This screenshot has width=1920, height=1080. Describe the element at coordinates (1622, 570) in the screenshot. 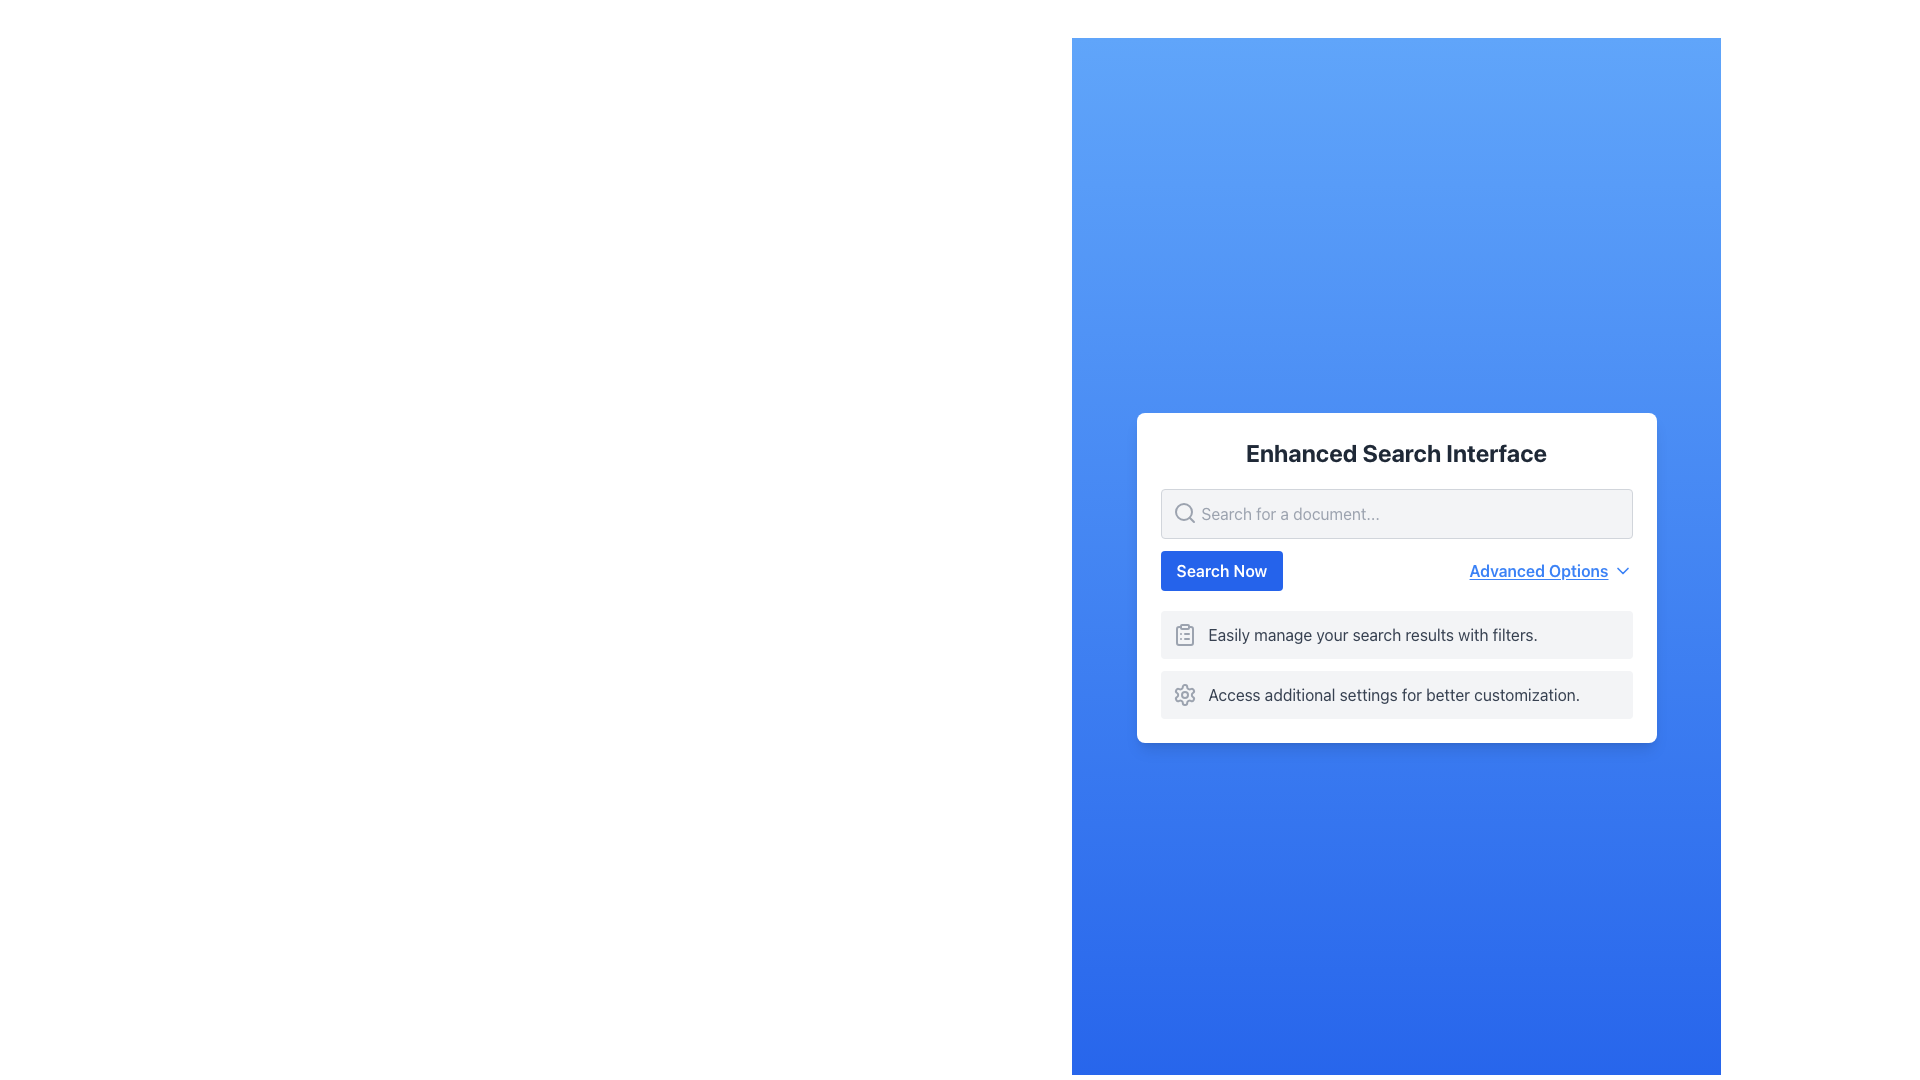

I see `the icon next to the 'Advanced Options' text` at that location.